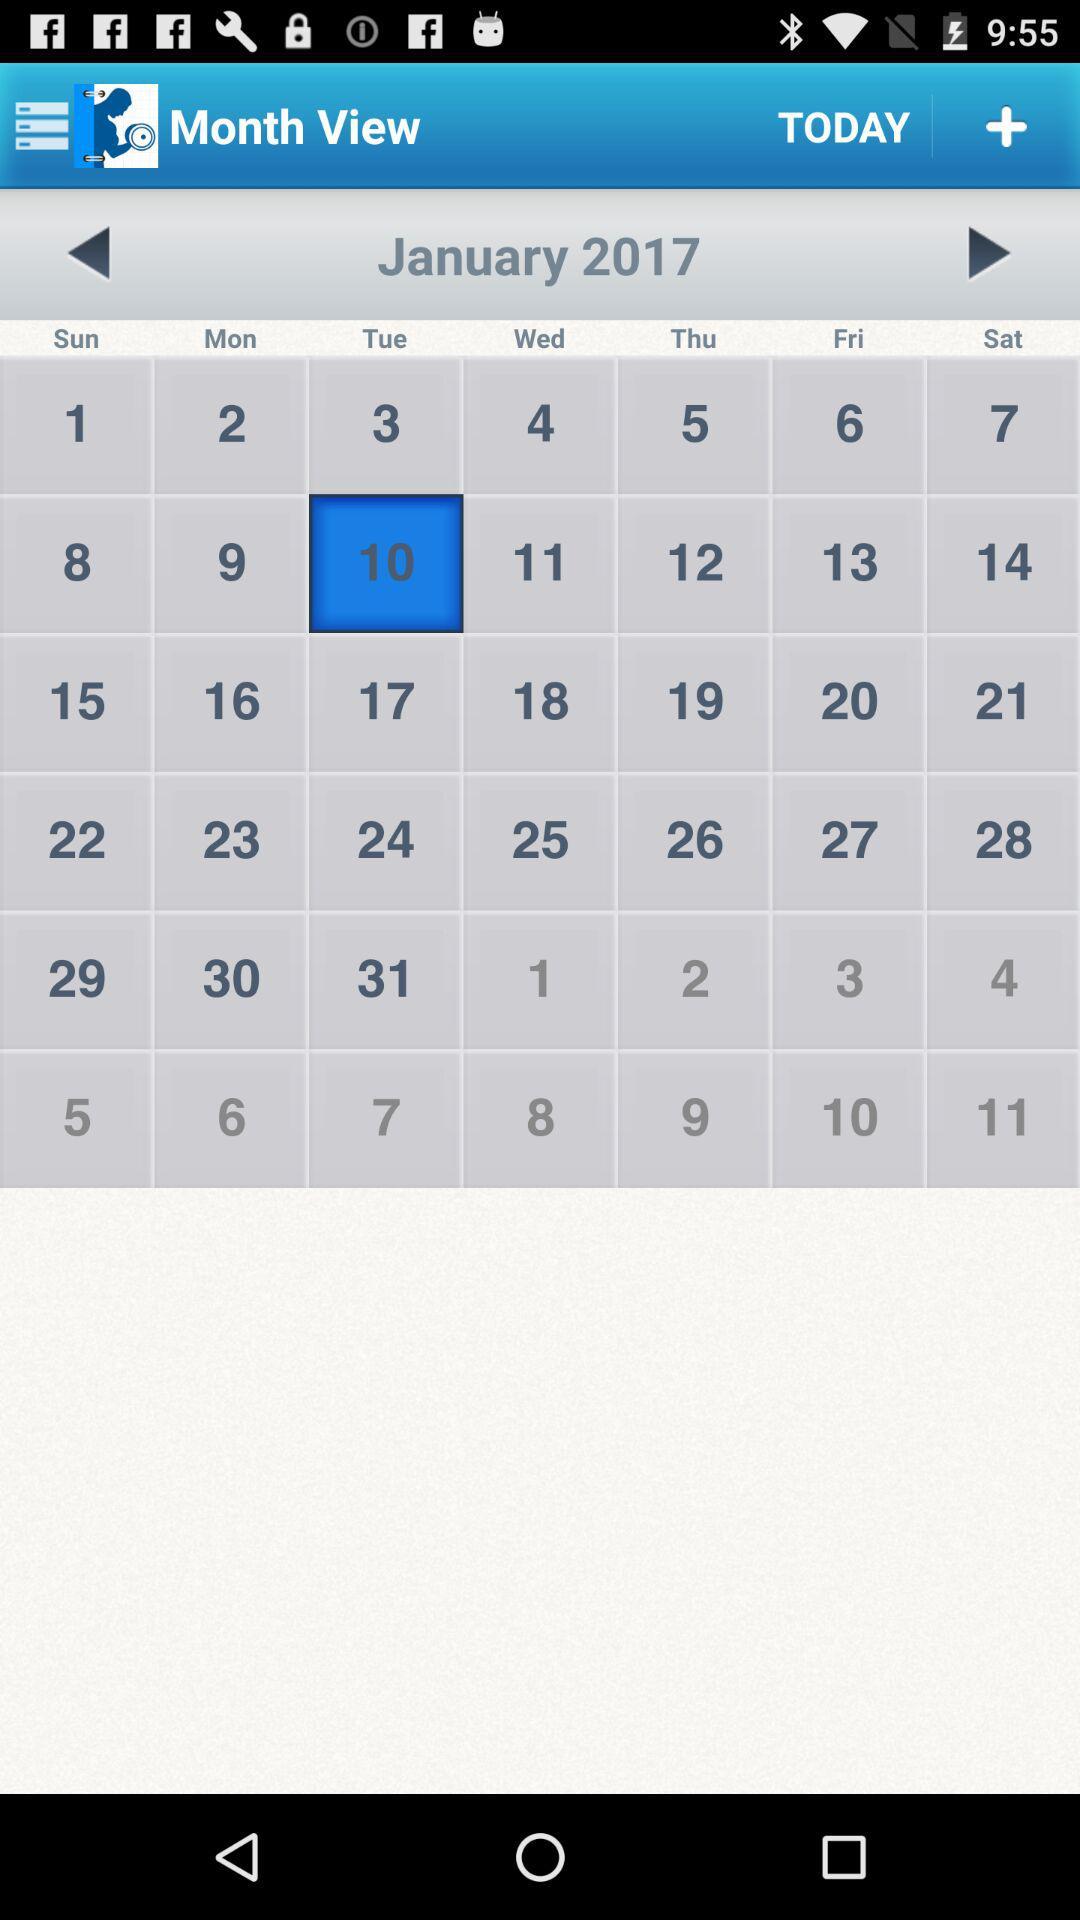 The height and width of the screenshot is (1920, 1080). Describe the element at coordinates (988, 253) in the screenshot. I see `go forward one month` at that location.